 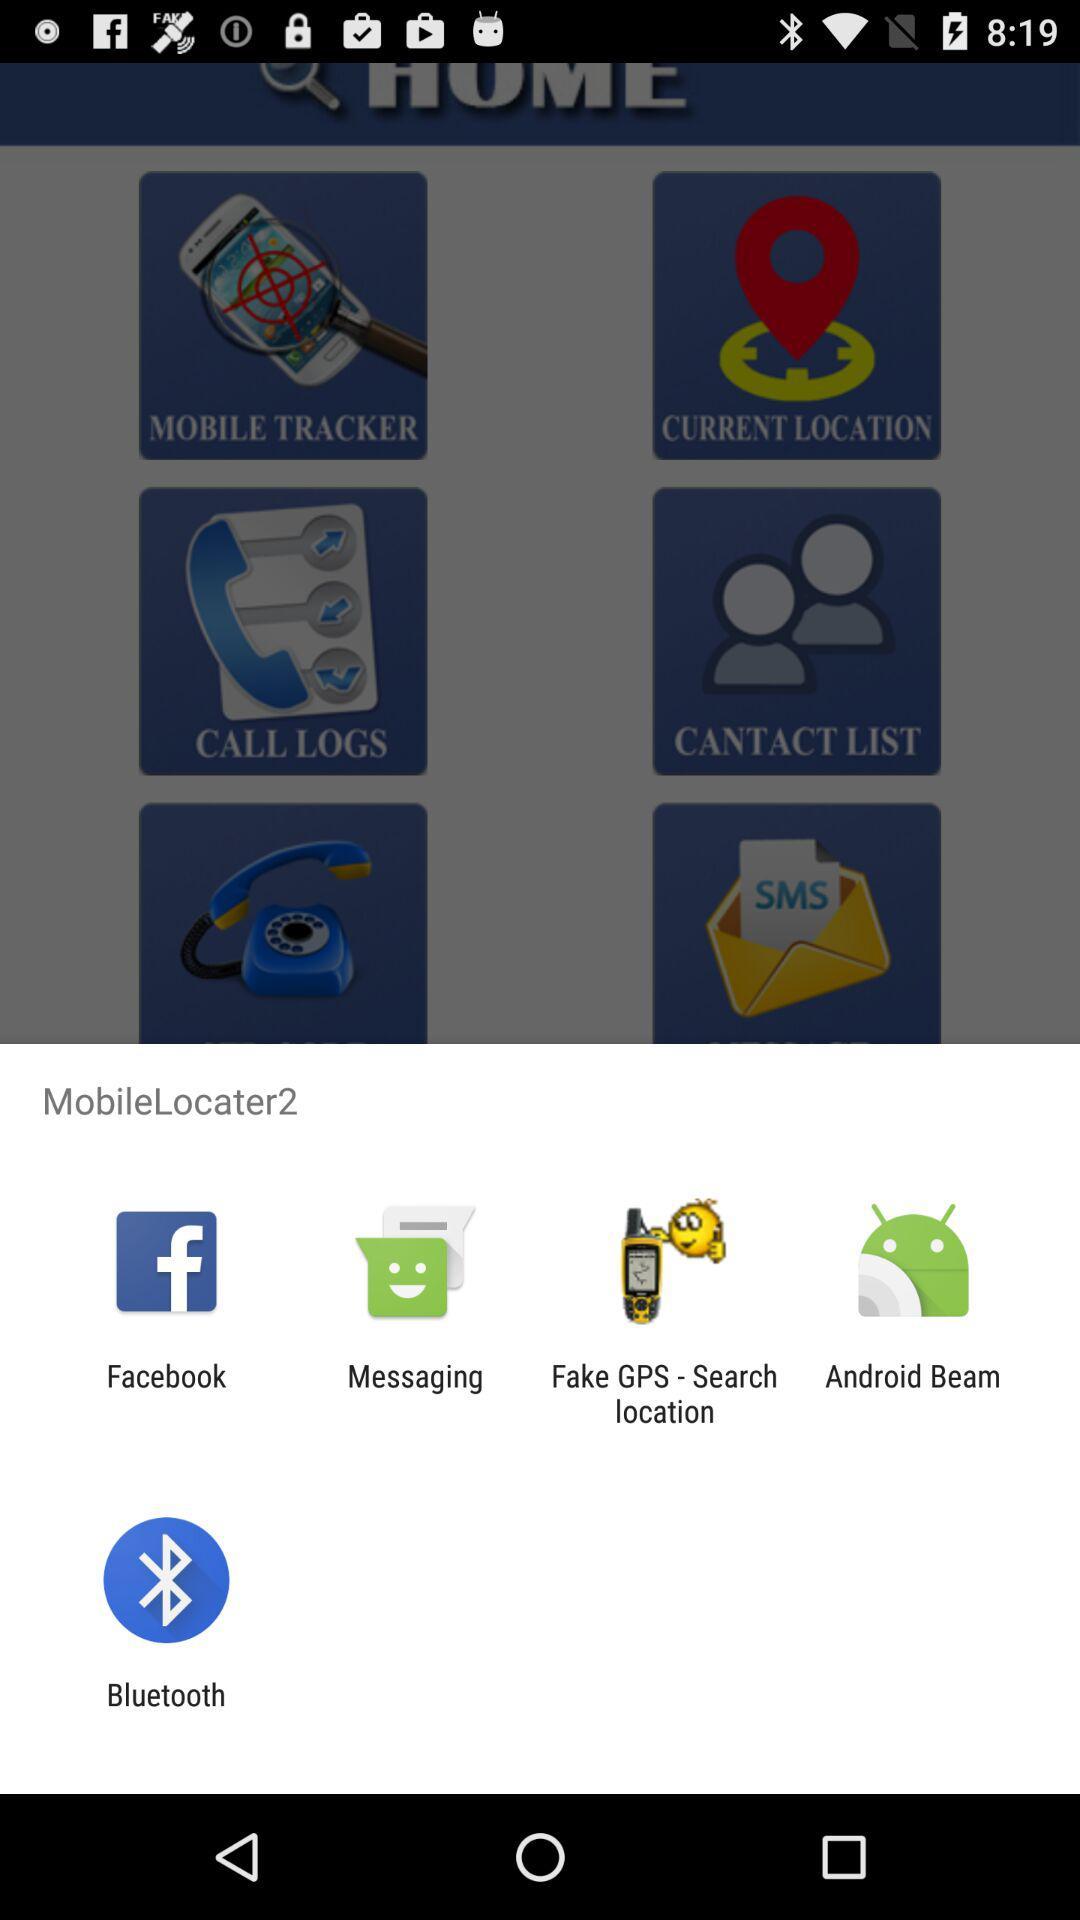 I want to click on the messaging item, so click(x=414, y=1392).